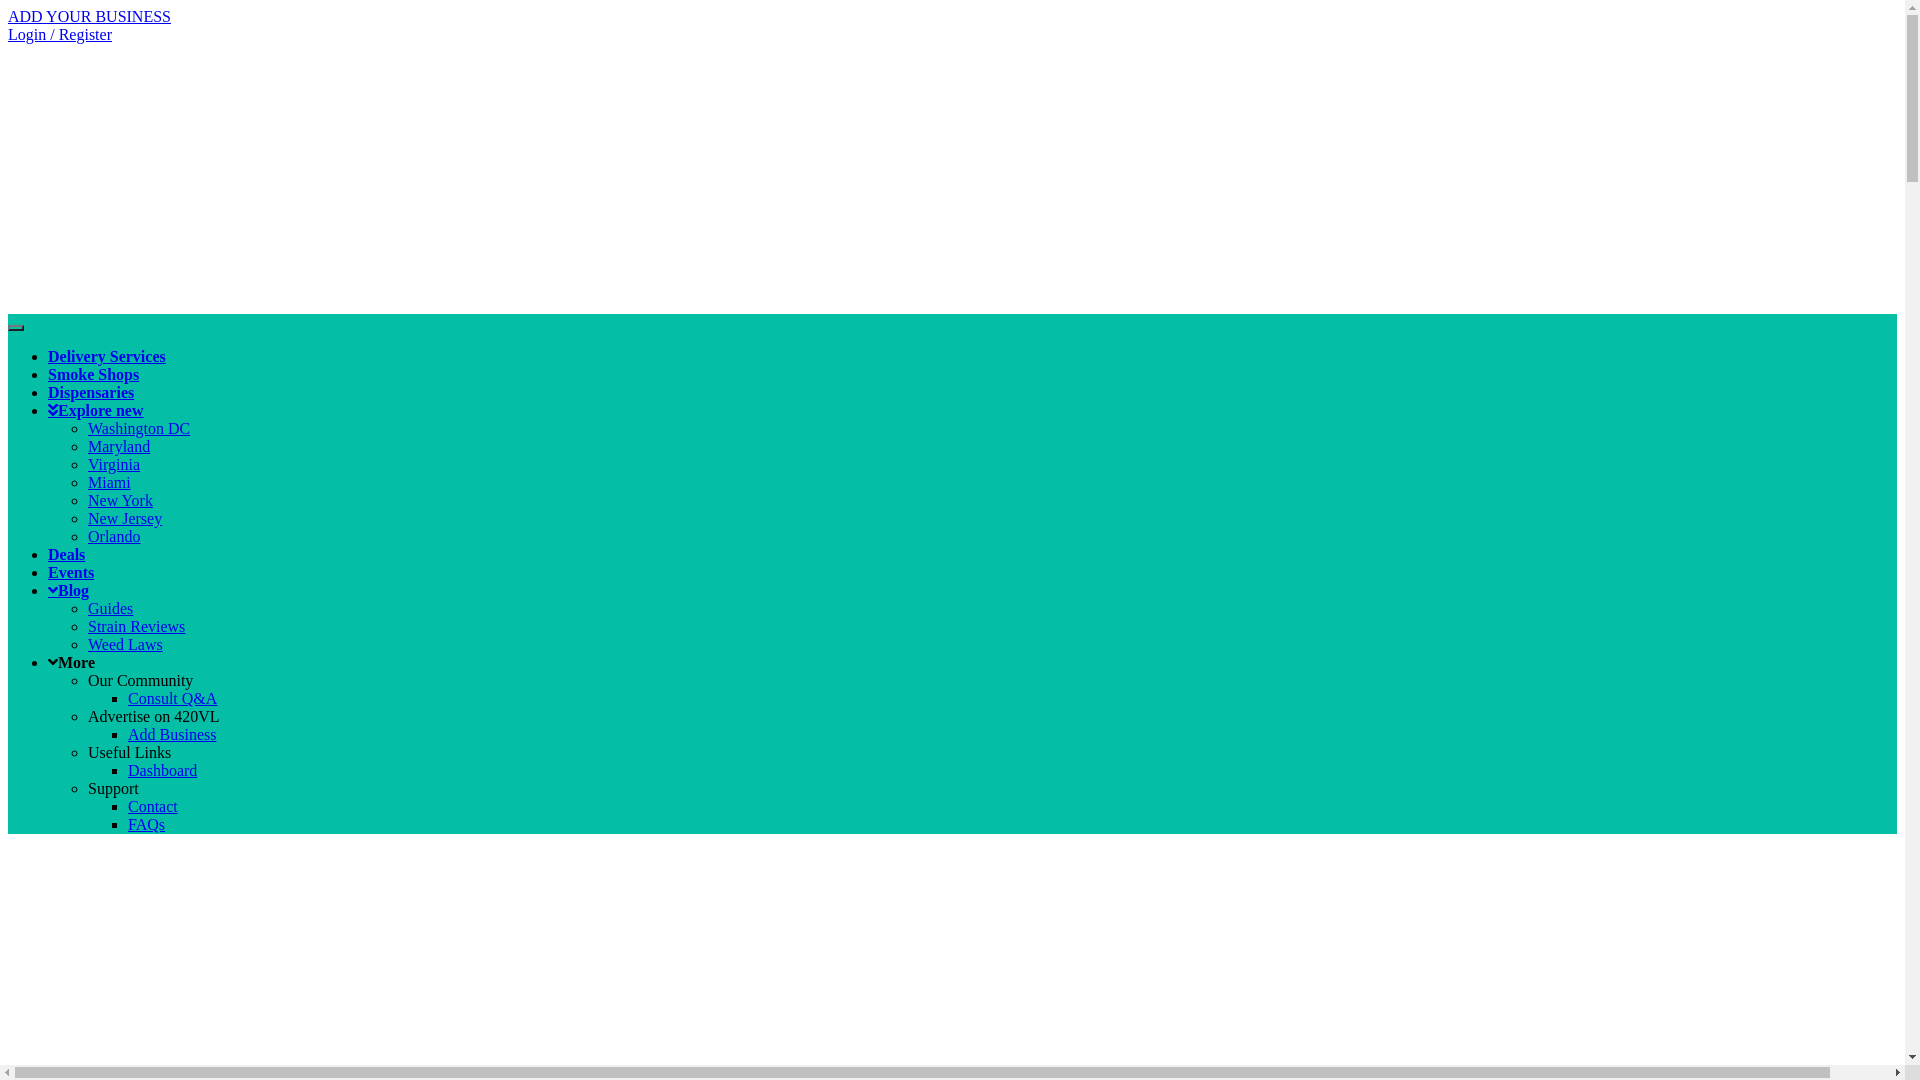 The image size is (1920, 1080). Describe the element at coordinates (59, 34) in the screenshot. I see `'Login / Register'` at that location.